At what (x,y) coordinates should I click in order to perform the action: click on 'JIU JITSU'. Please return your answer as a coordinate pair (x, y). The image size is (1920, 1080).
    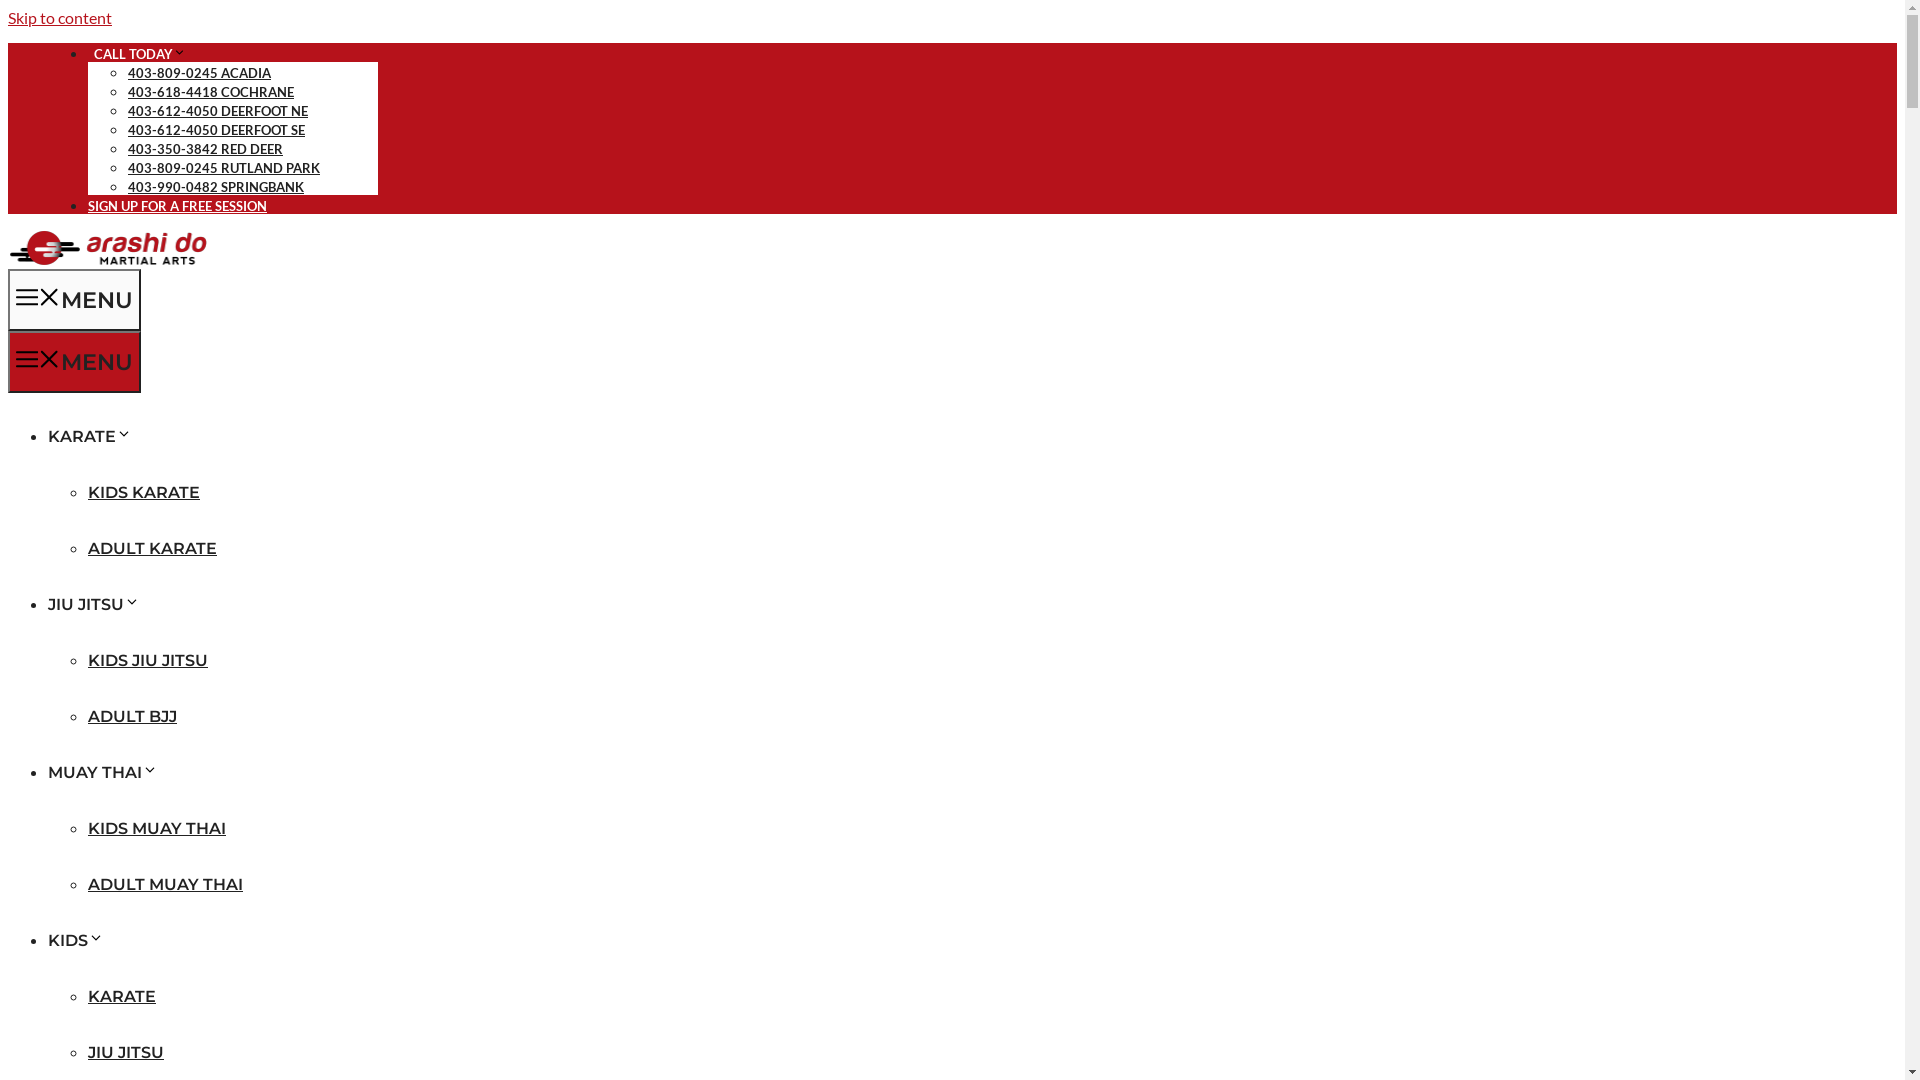
    Looking at the image, I should click on (93, 603).